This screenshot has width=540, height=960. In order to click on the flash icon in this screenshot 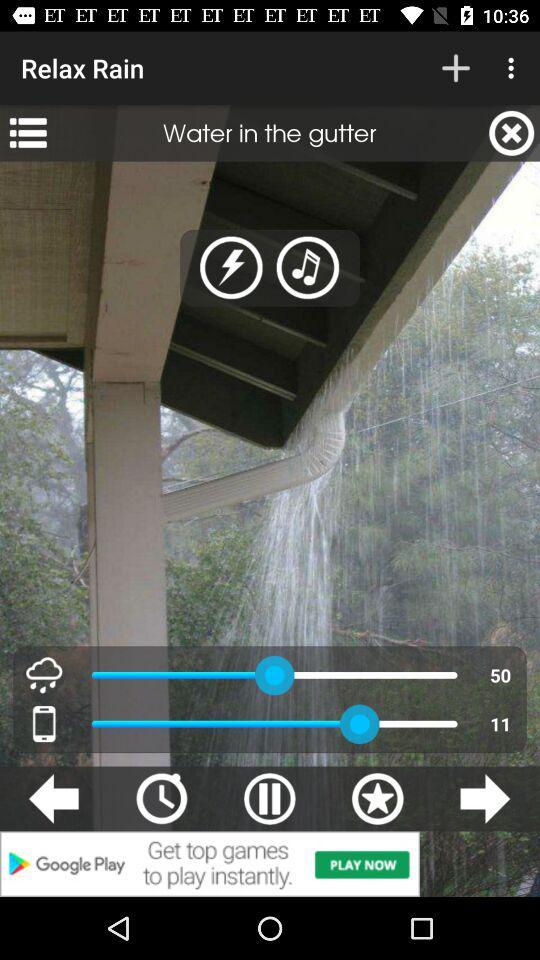, I will do `click(230, 267)`.